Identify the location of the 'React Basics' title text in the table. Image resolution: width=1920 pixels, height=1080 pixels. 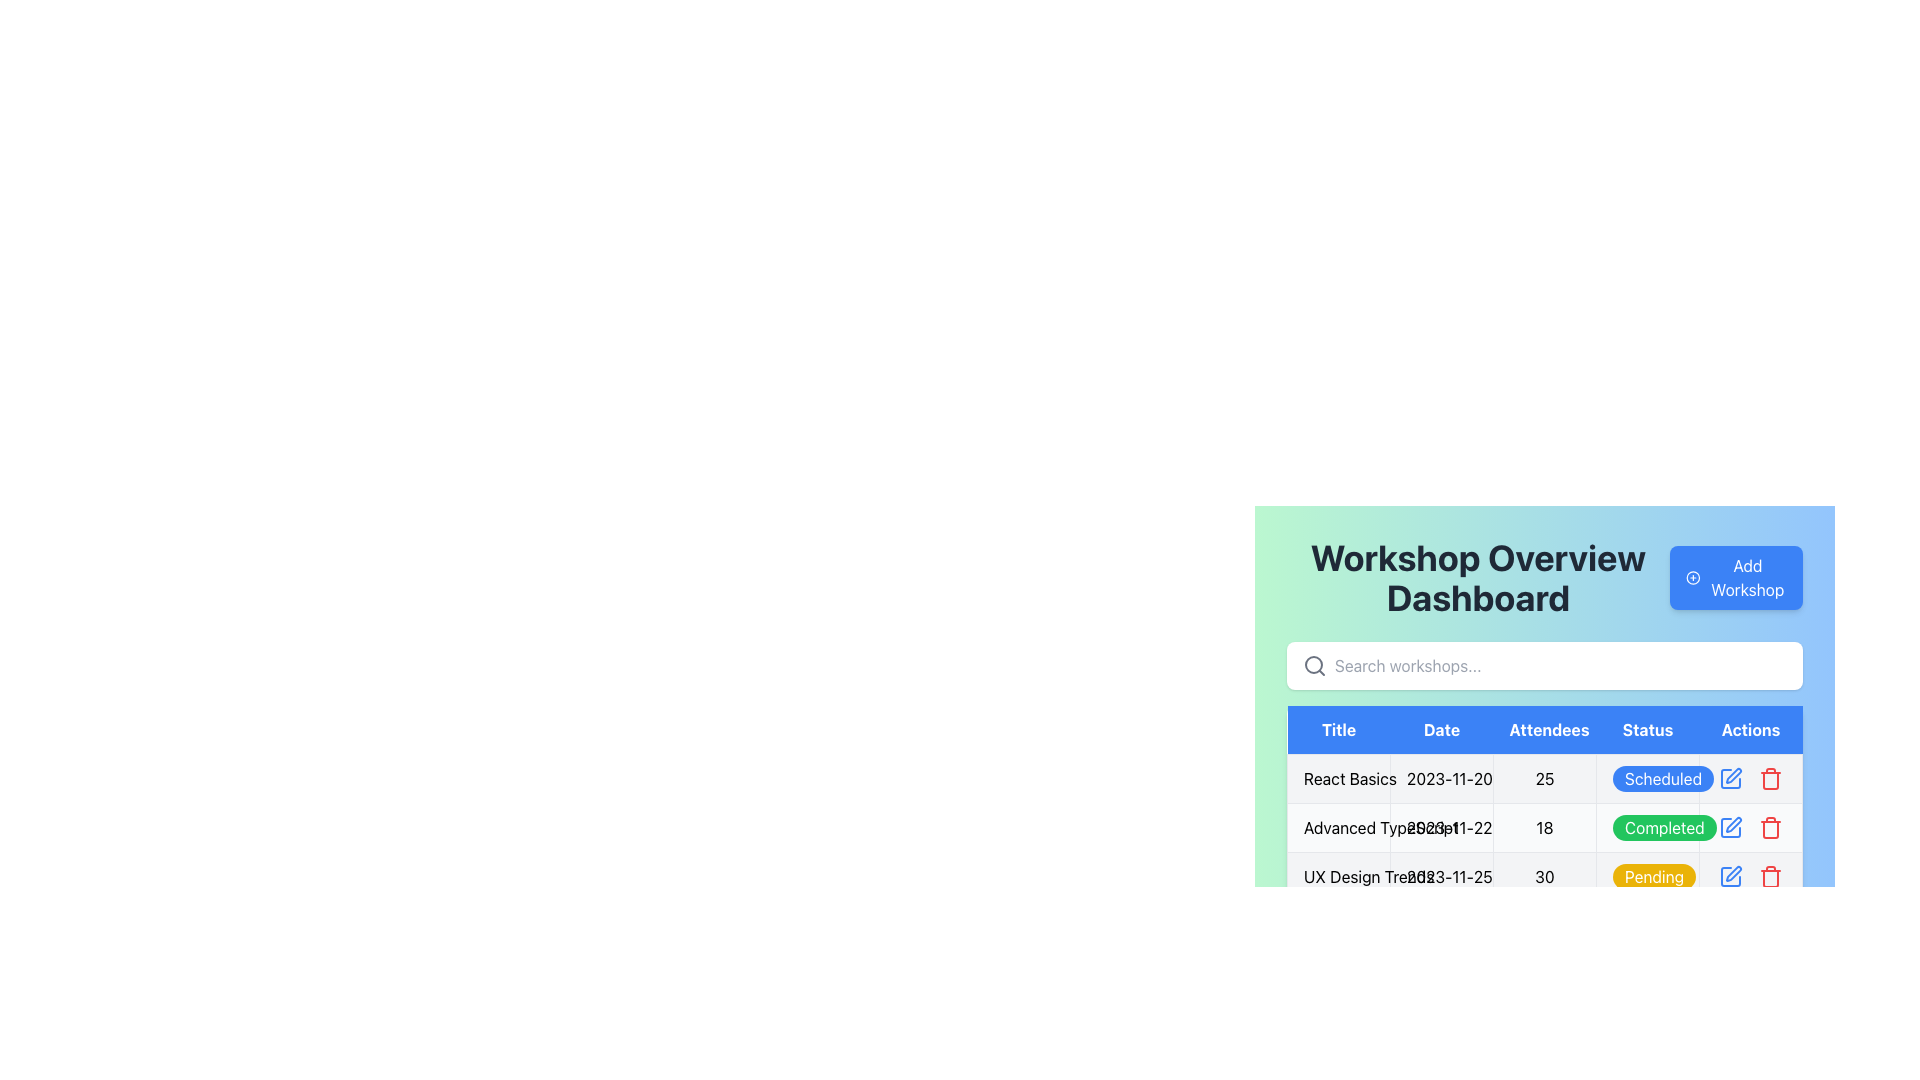
(1339, 778).